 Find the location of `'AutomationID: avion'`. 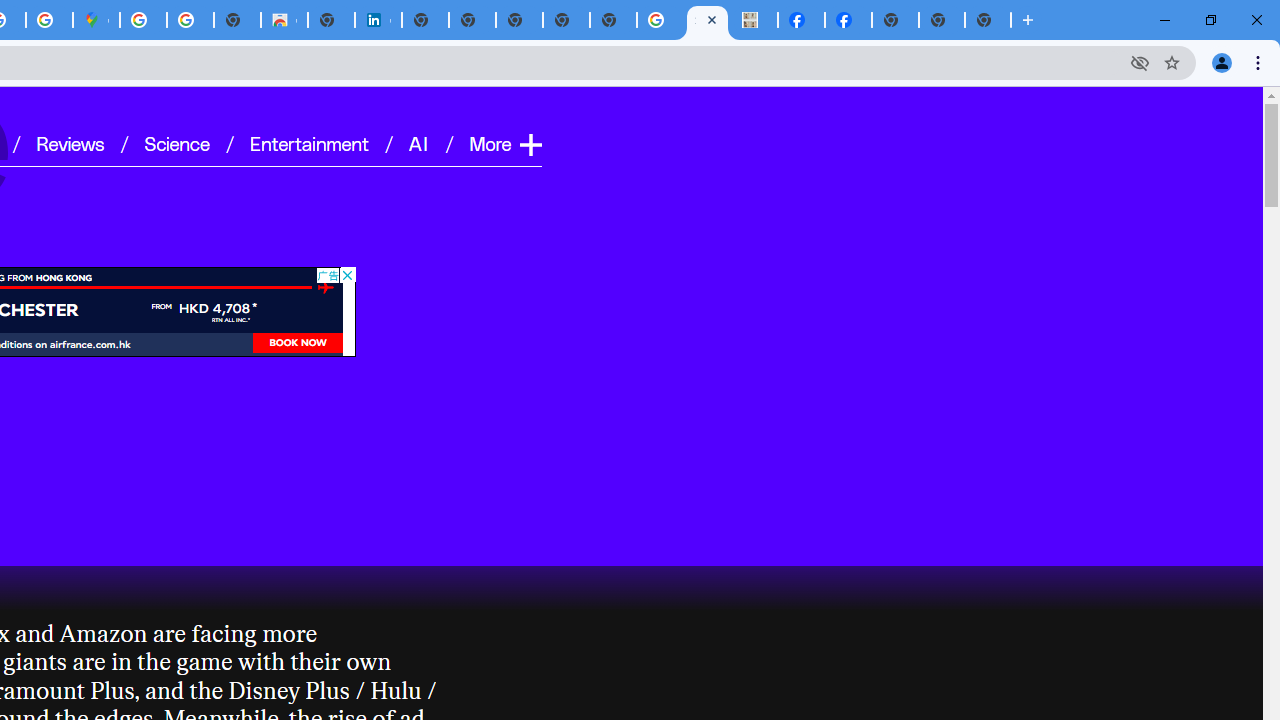

'AutomationID: avion' is located at coordinates (325, 286).